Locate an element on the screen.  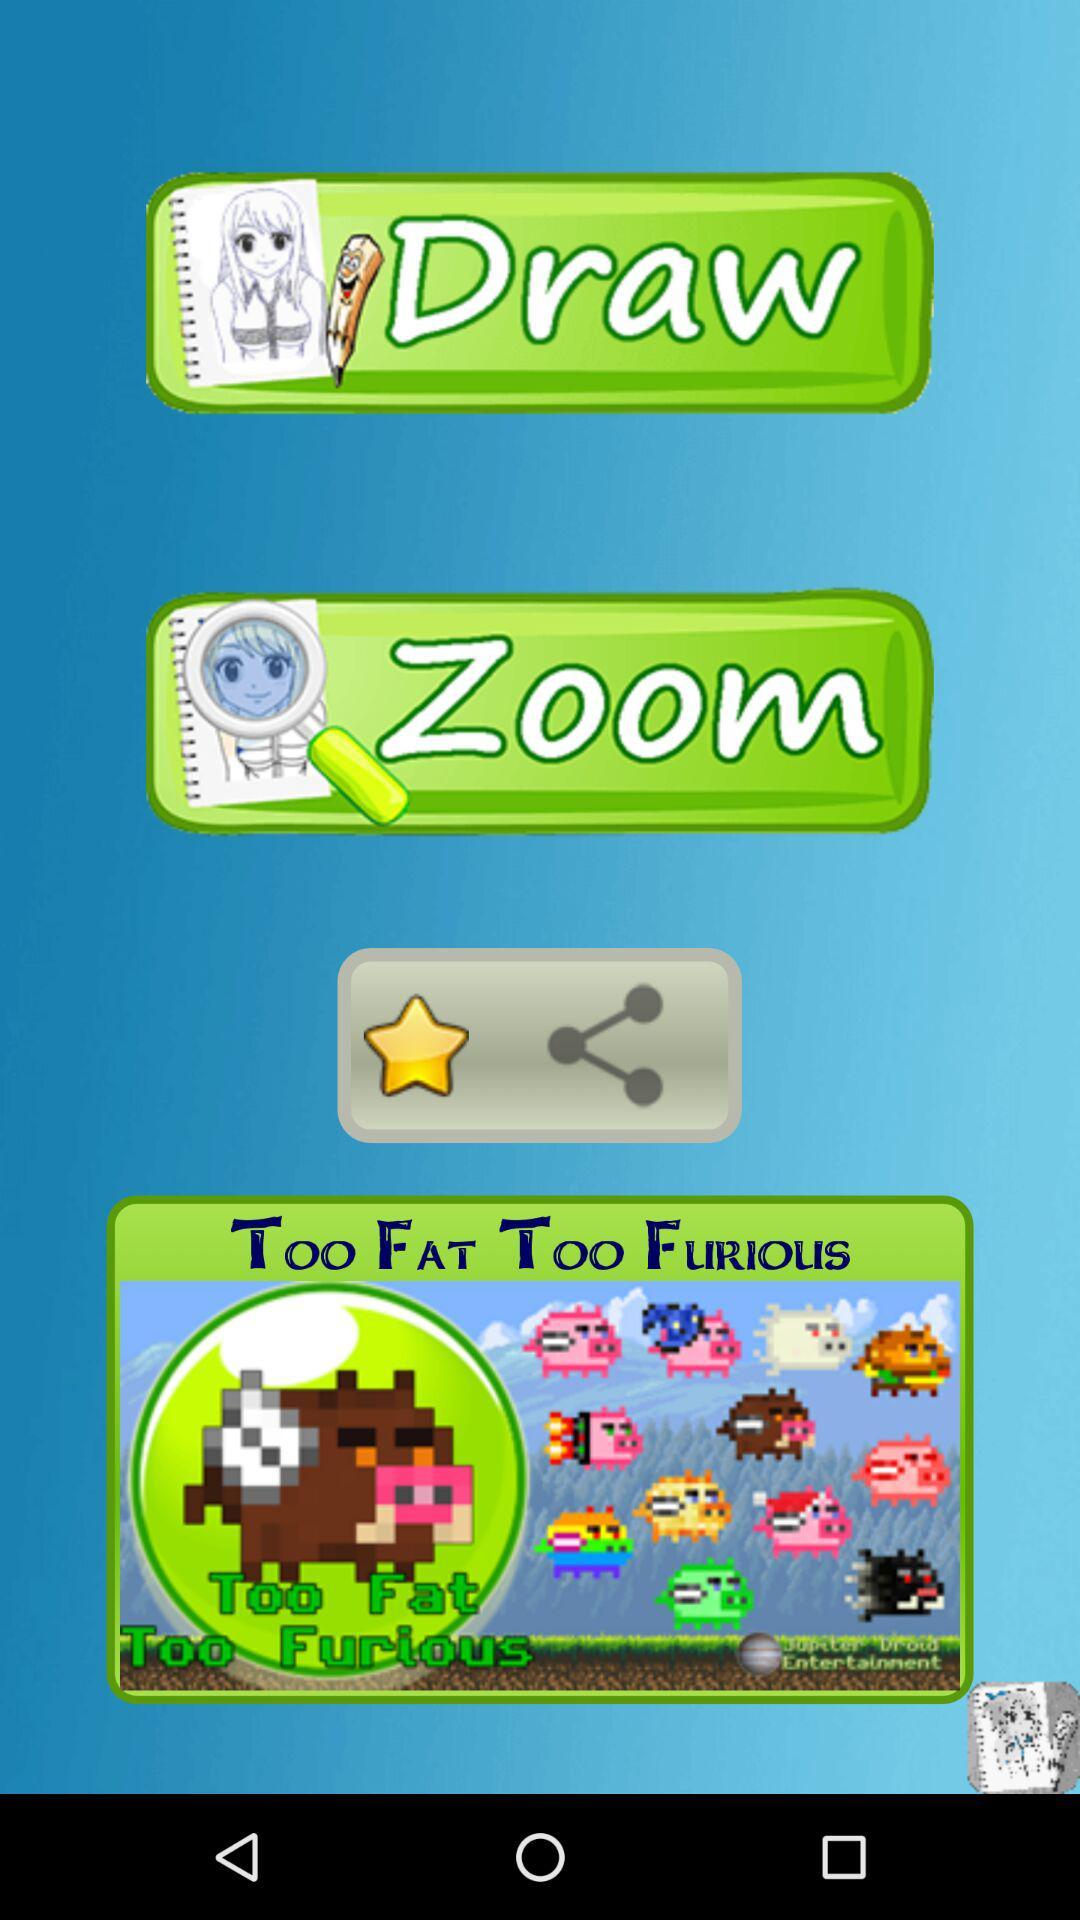
zoom is located at coordinates (540, 711).